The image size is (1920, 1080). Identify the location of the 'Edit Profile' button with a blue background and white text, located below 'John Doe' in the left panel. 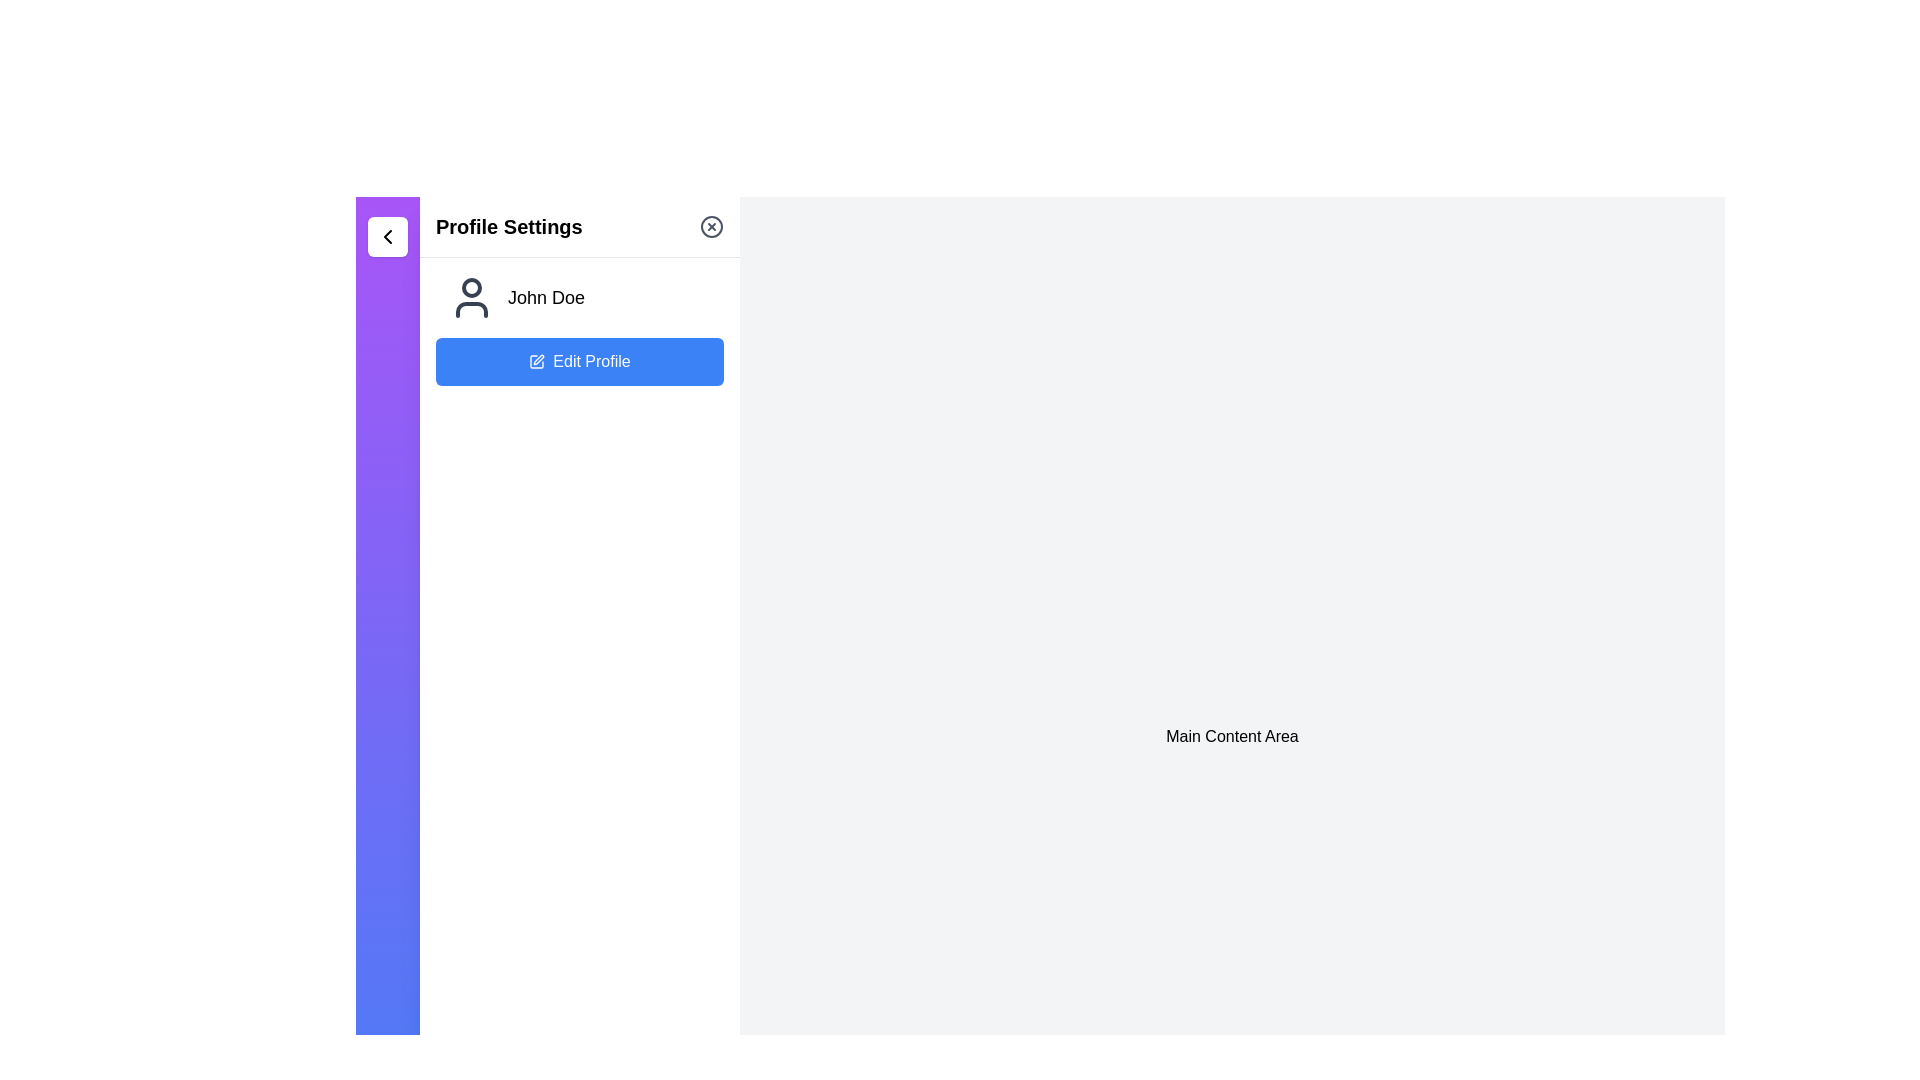
(579, 362).